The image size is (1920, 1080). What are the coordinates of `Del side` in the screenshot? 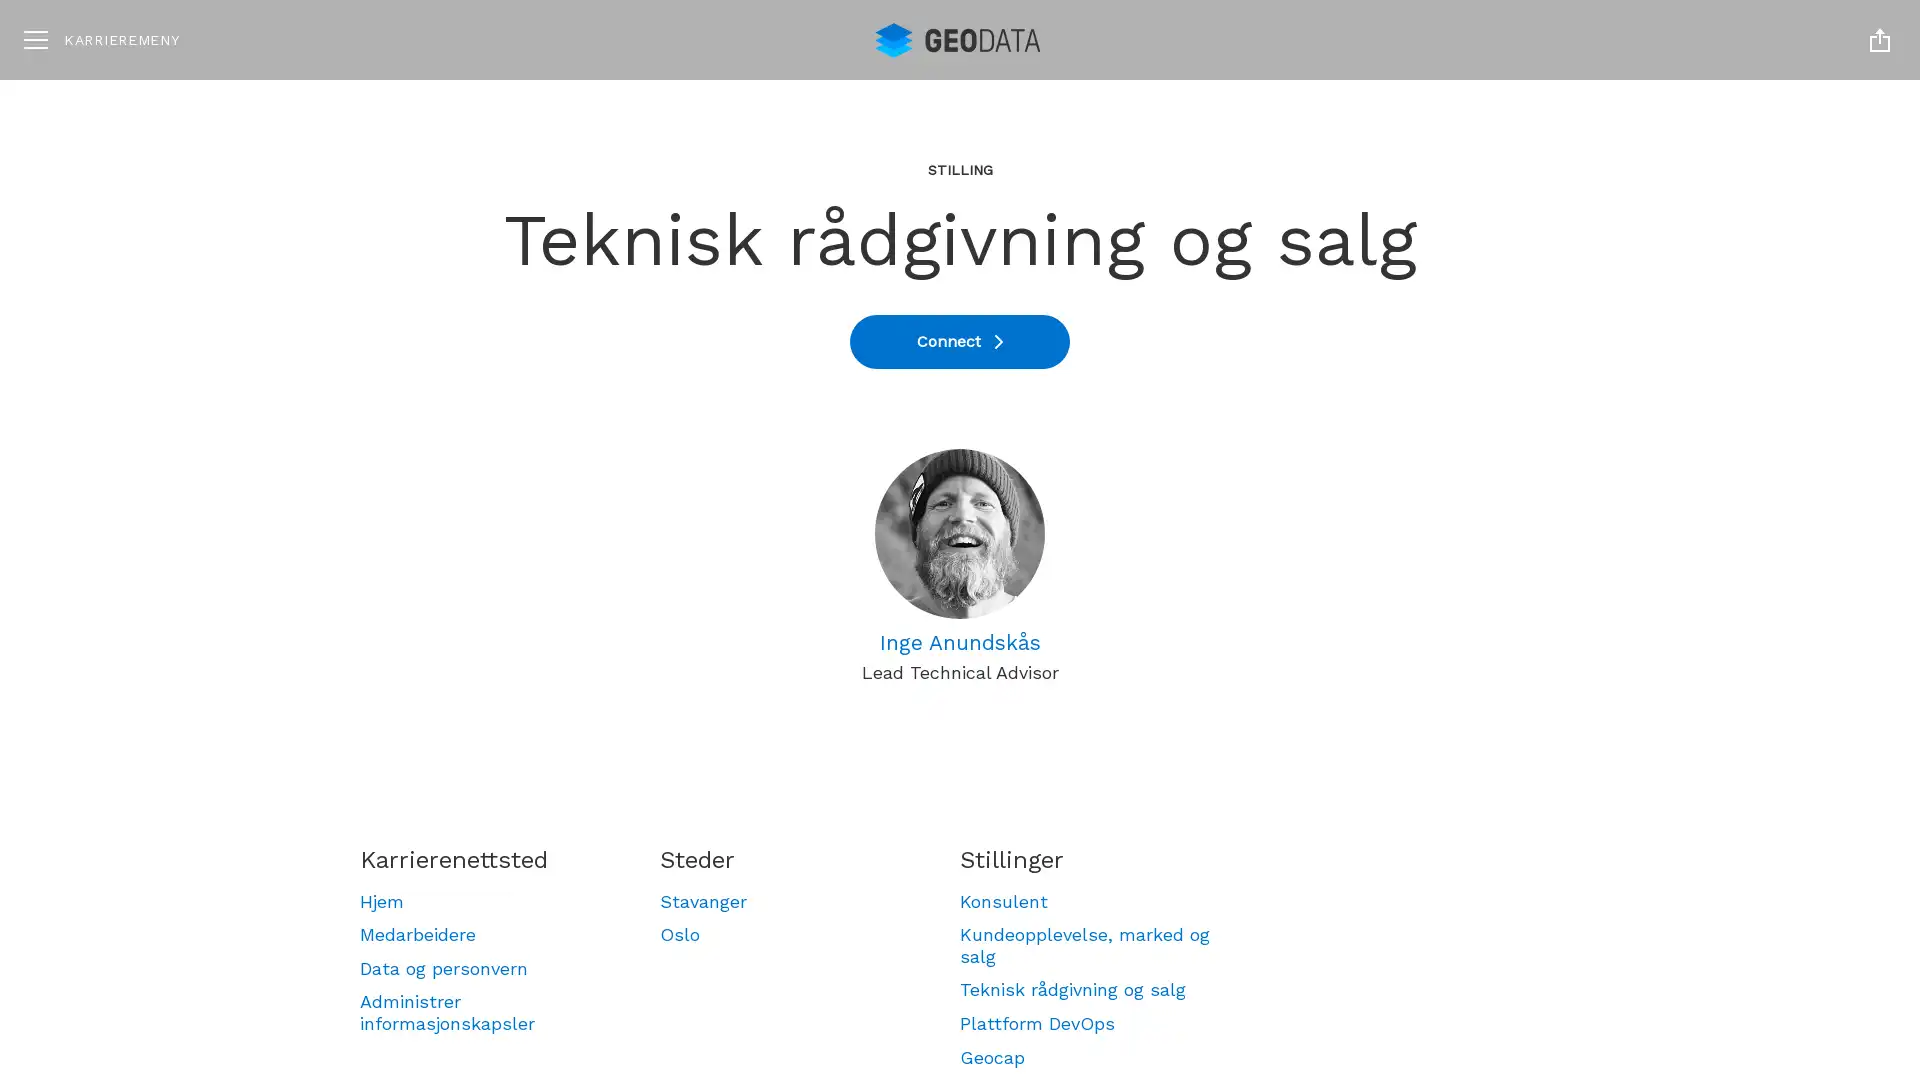 It's located at (1879, 39).